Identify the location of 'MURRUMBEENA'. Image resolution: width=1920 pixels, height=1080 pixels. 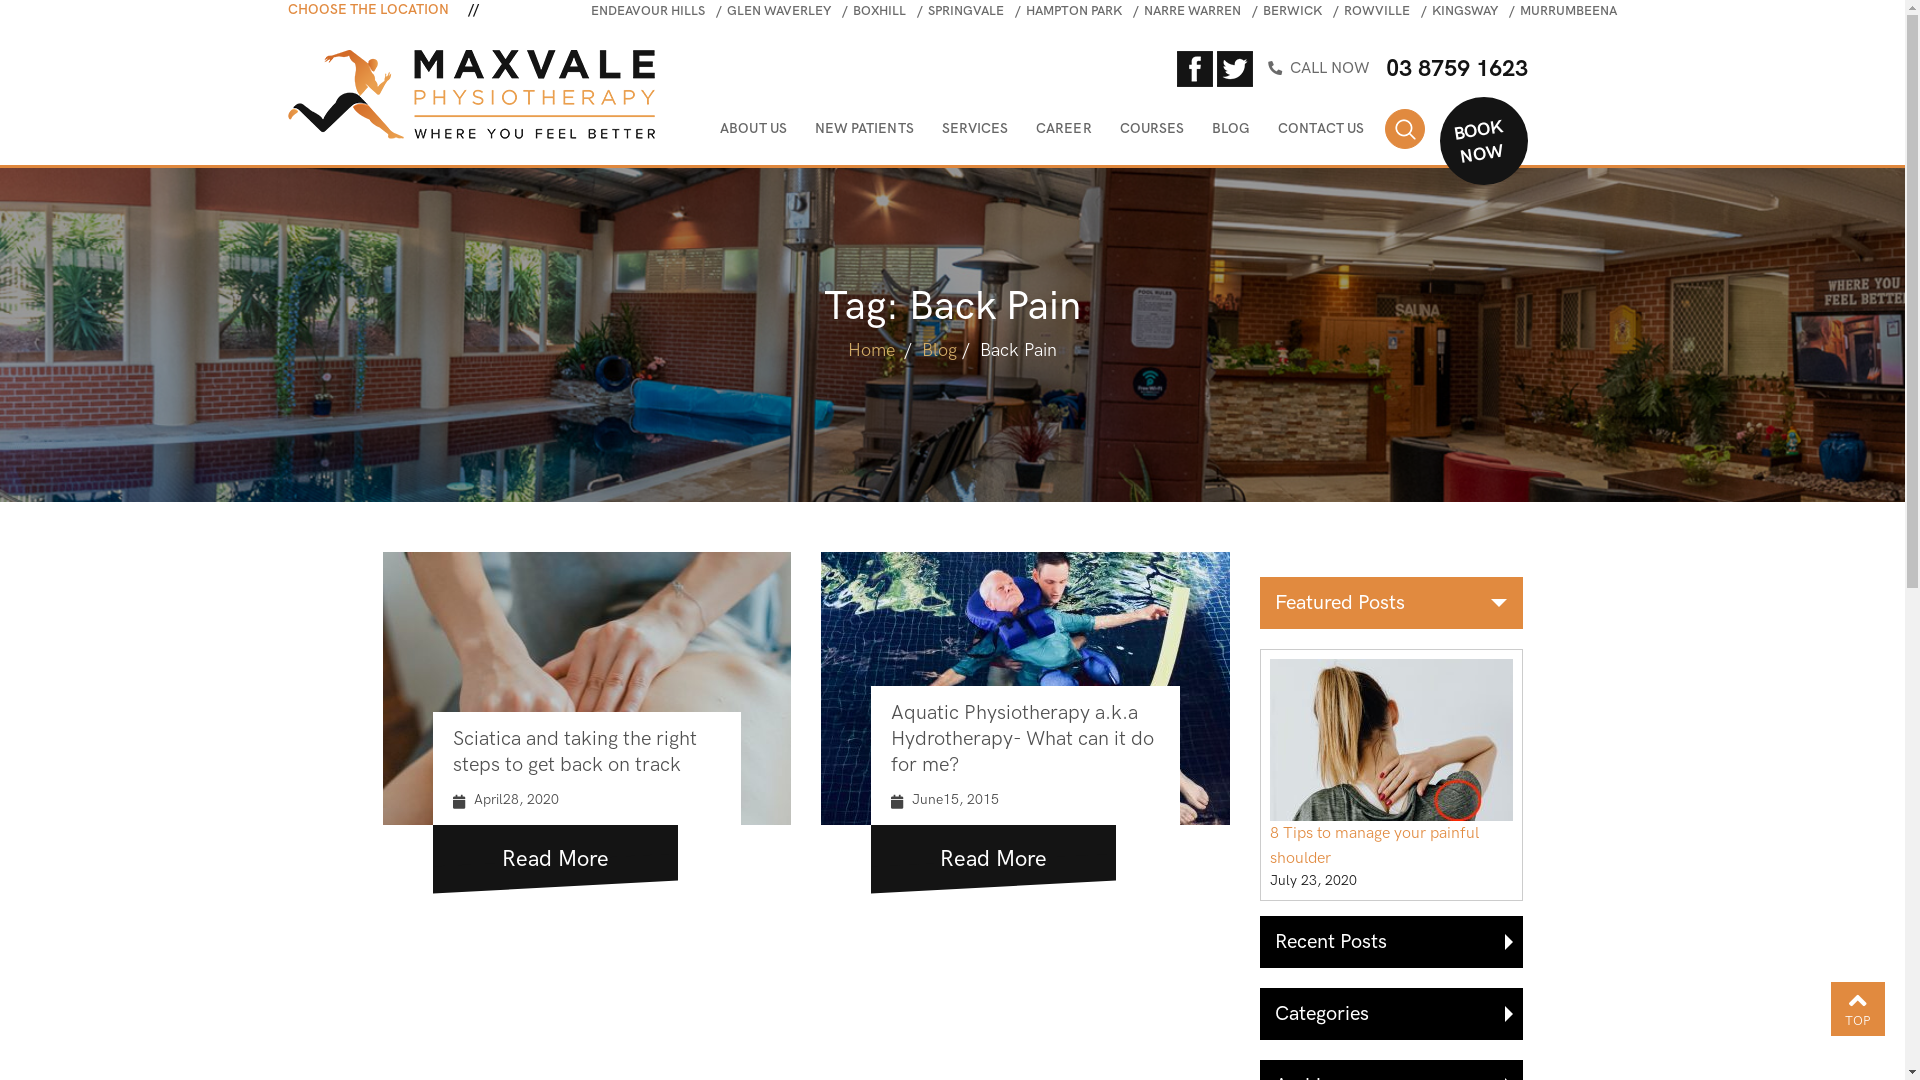
(1567, 11).